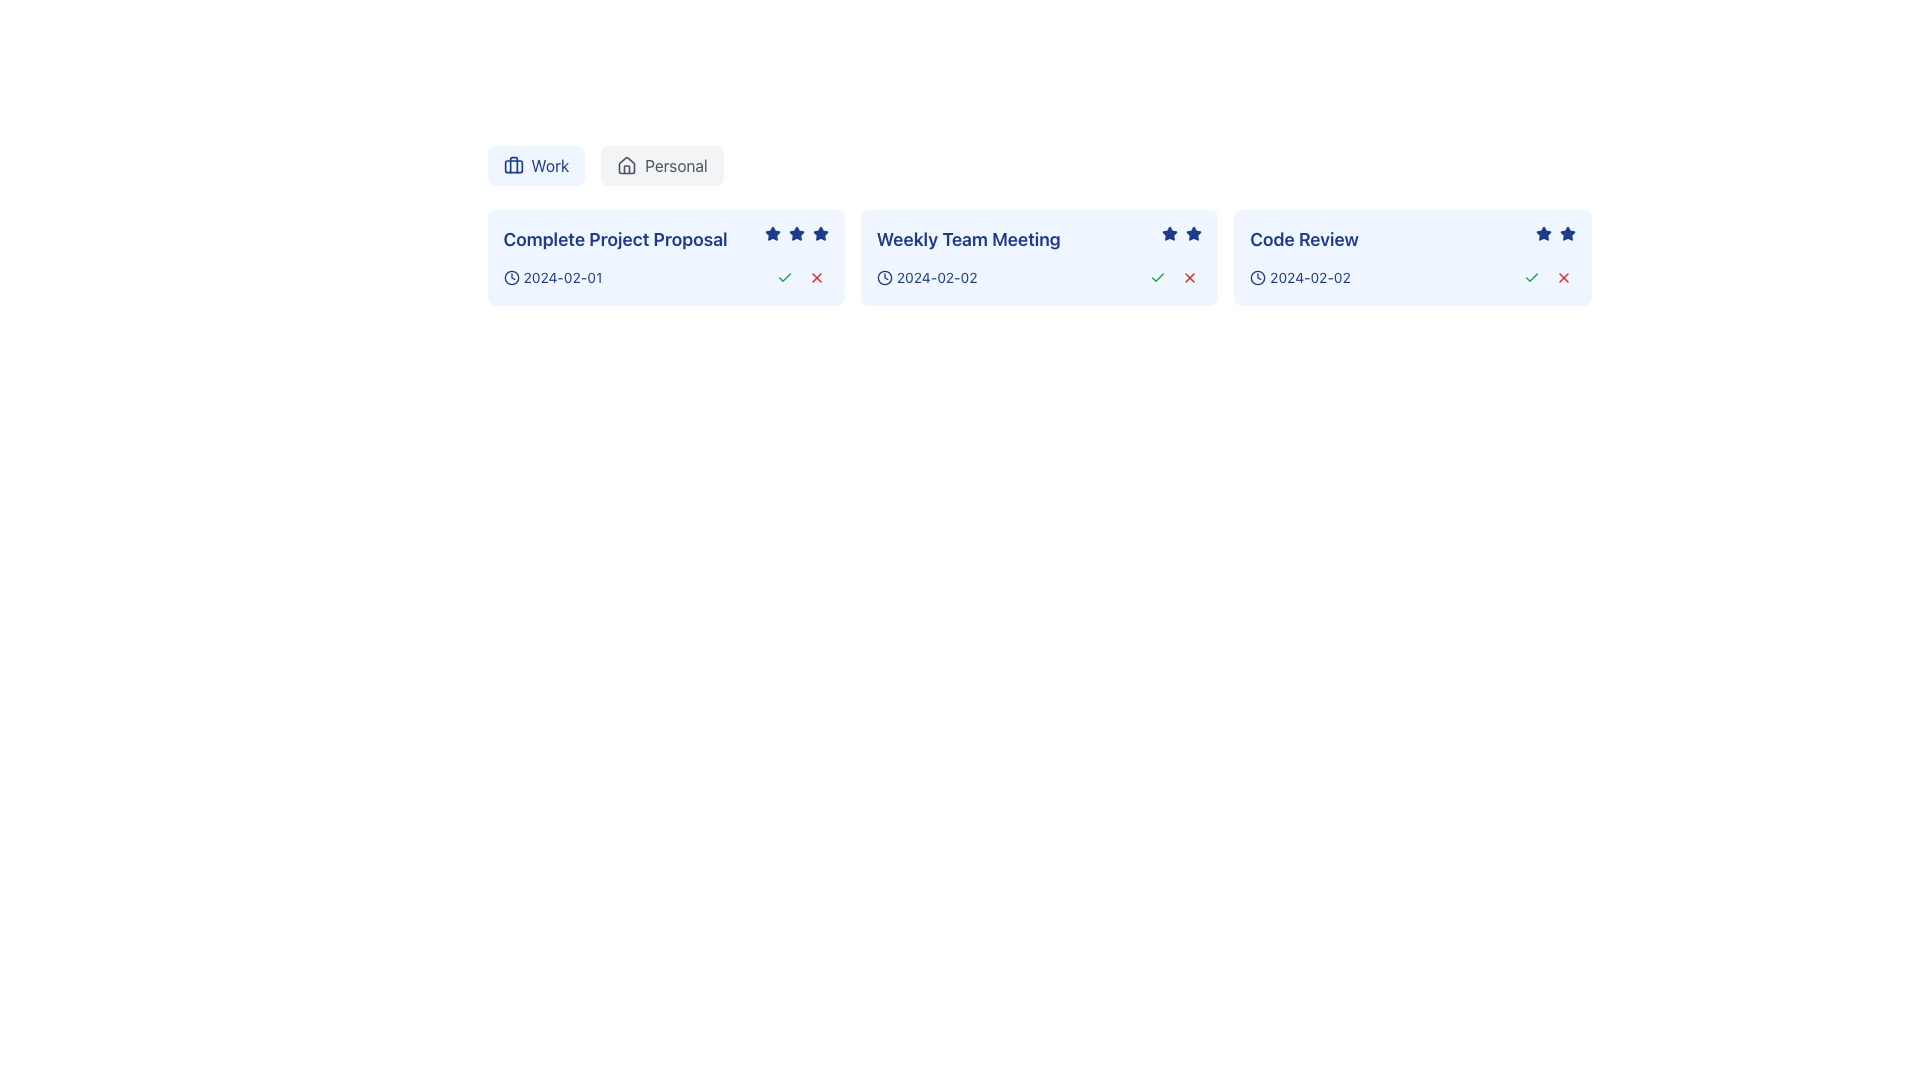 This screenshot has height=1080, width=1920. I want to click on the small red cross icon button located in the 'Complete Project Proposal' card, so click(816, 277).